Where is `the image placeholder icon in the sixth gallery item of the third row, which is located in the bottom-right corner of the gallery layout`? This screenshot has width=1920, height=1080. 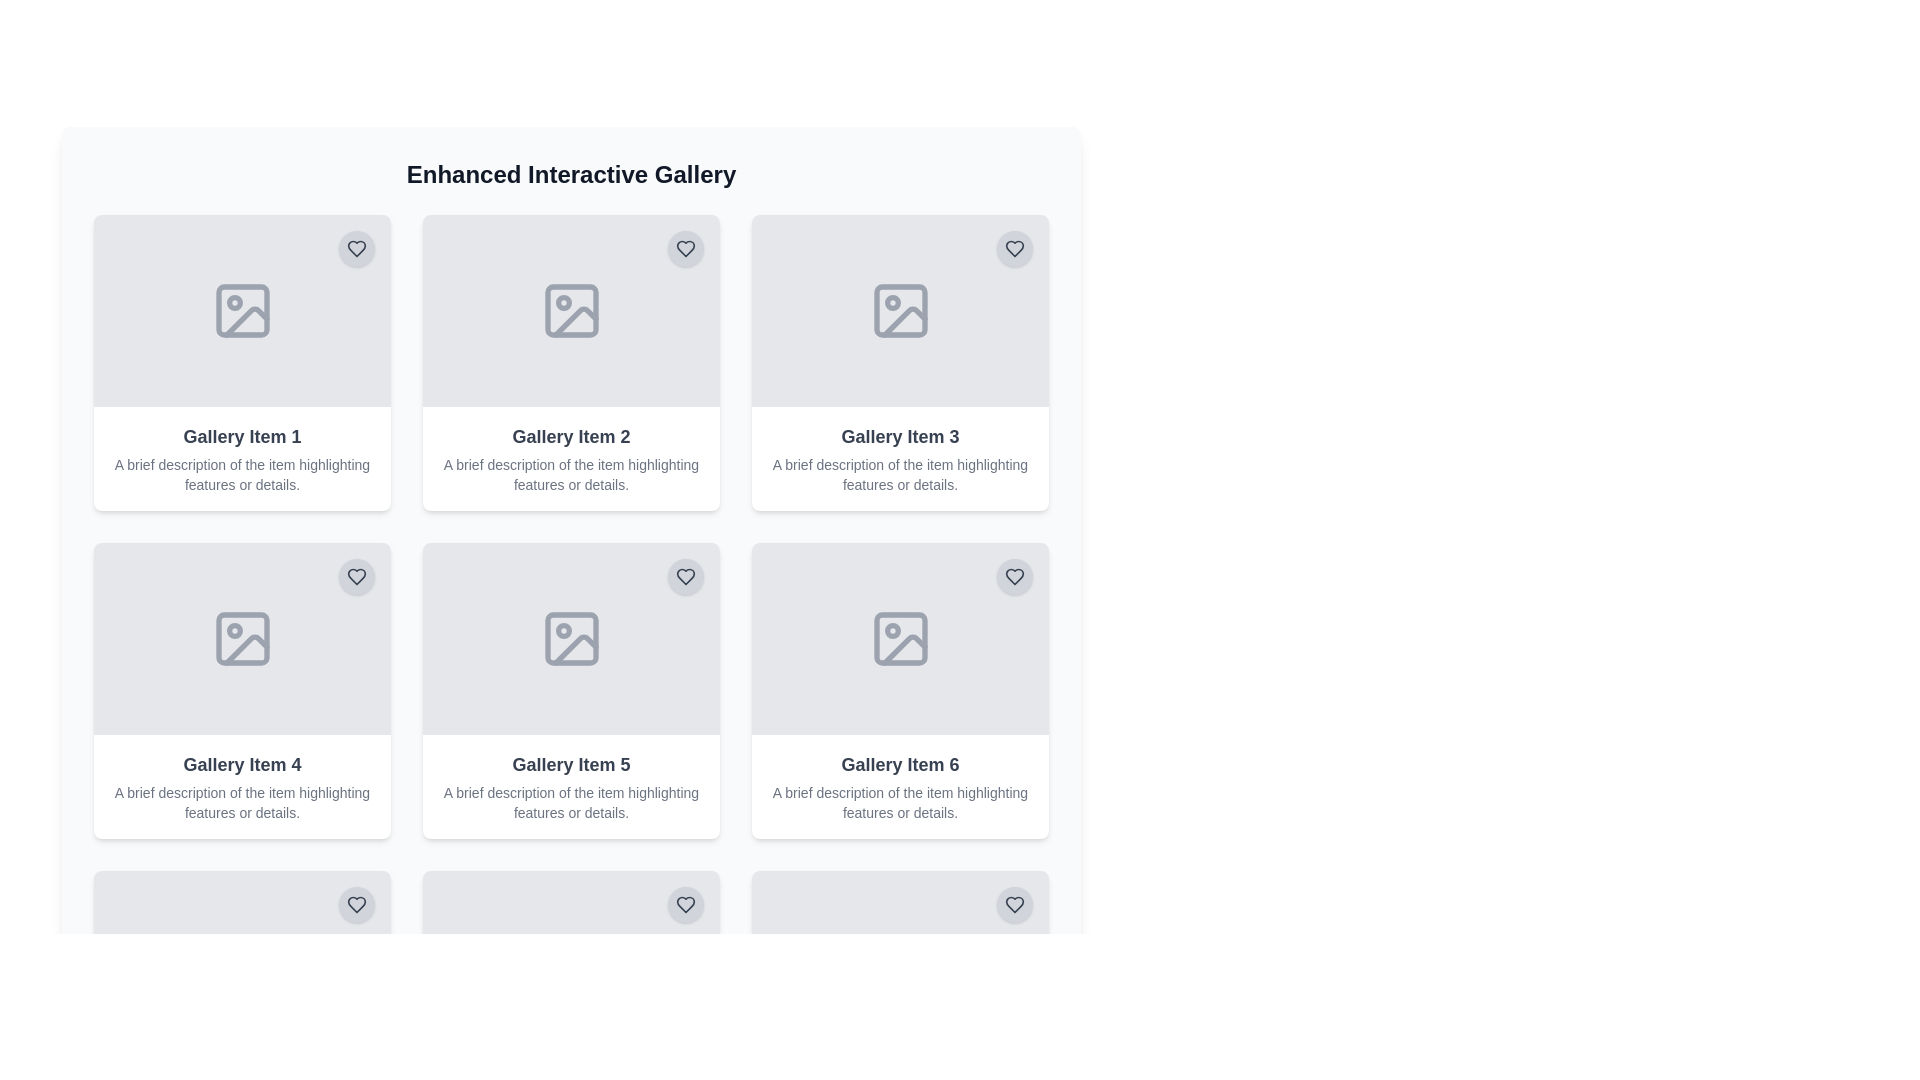
the image placeholder icon in the sixth gallery item of the third row, which is located in the bottom-right corner of the gallery layout is located at coordinates (899, 639).